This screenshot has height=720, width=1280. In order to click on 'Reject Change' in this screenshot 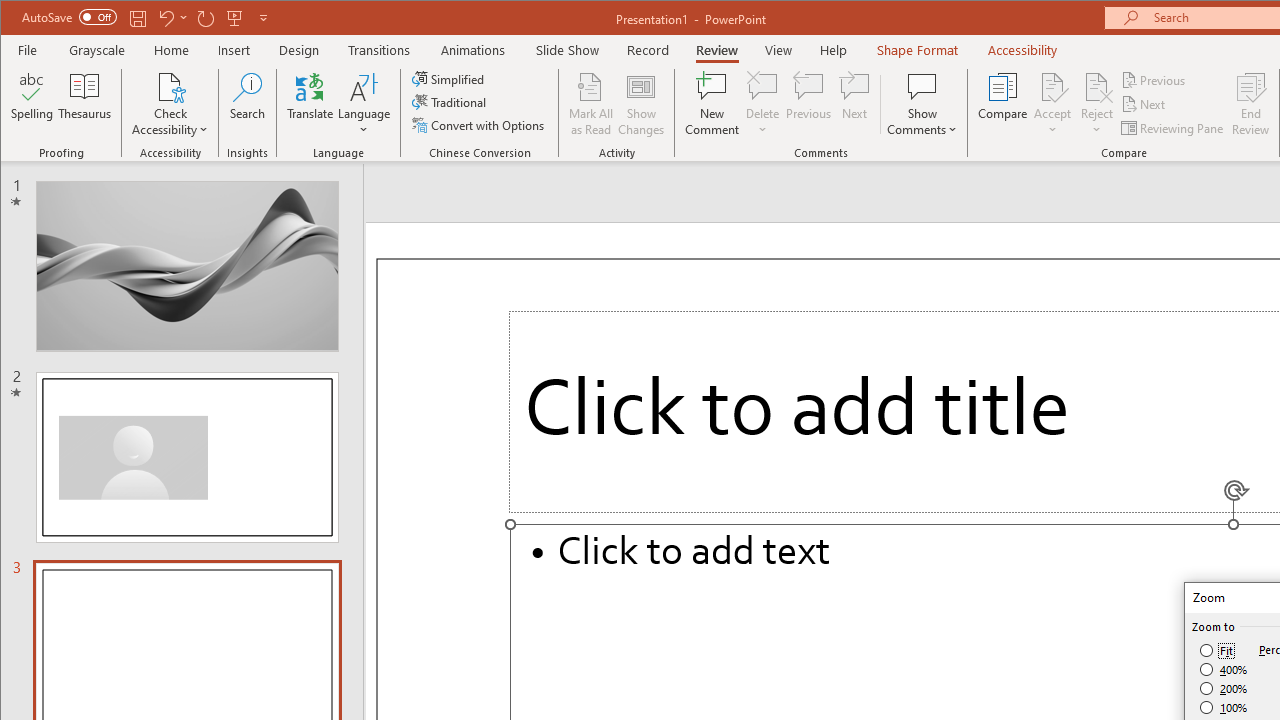, I will do `click(1095, 85)`.